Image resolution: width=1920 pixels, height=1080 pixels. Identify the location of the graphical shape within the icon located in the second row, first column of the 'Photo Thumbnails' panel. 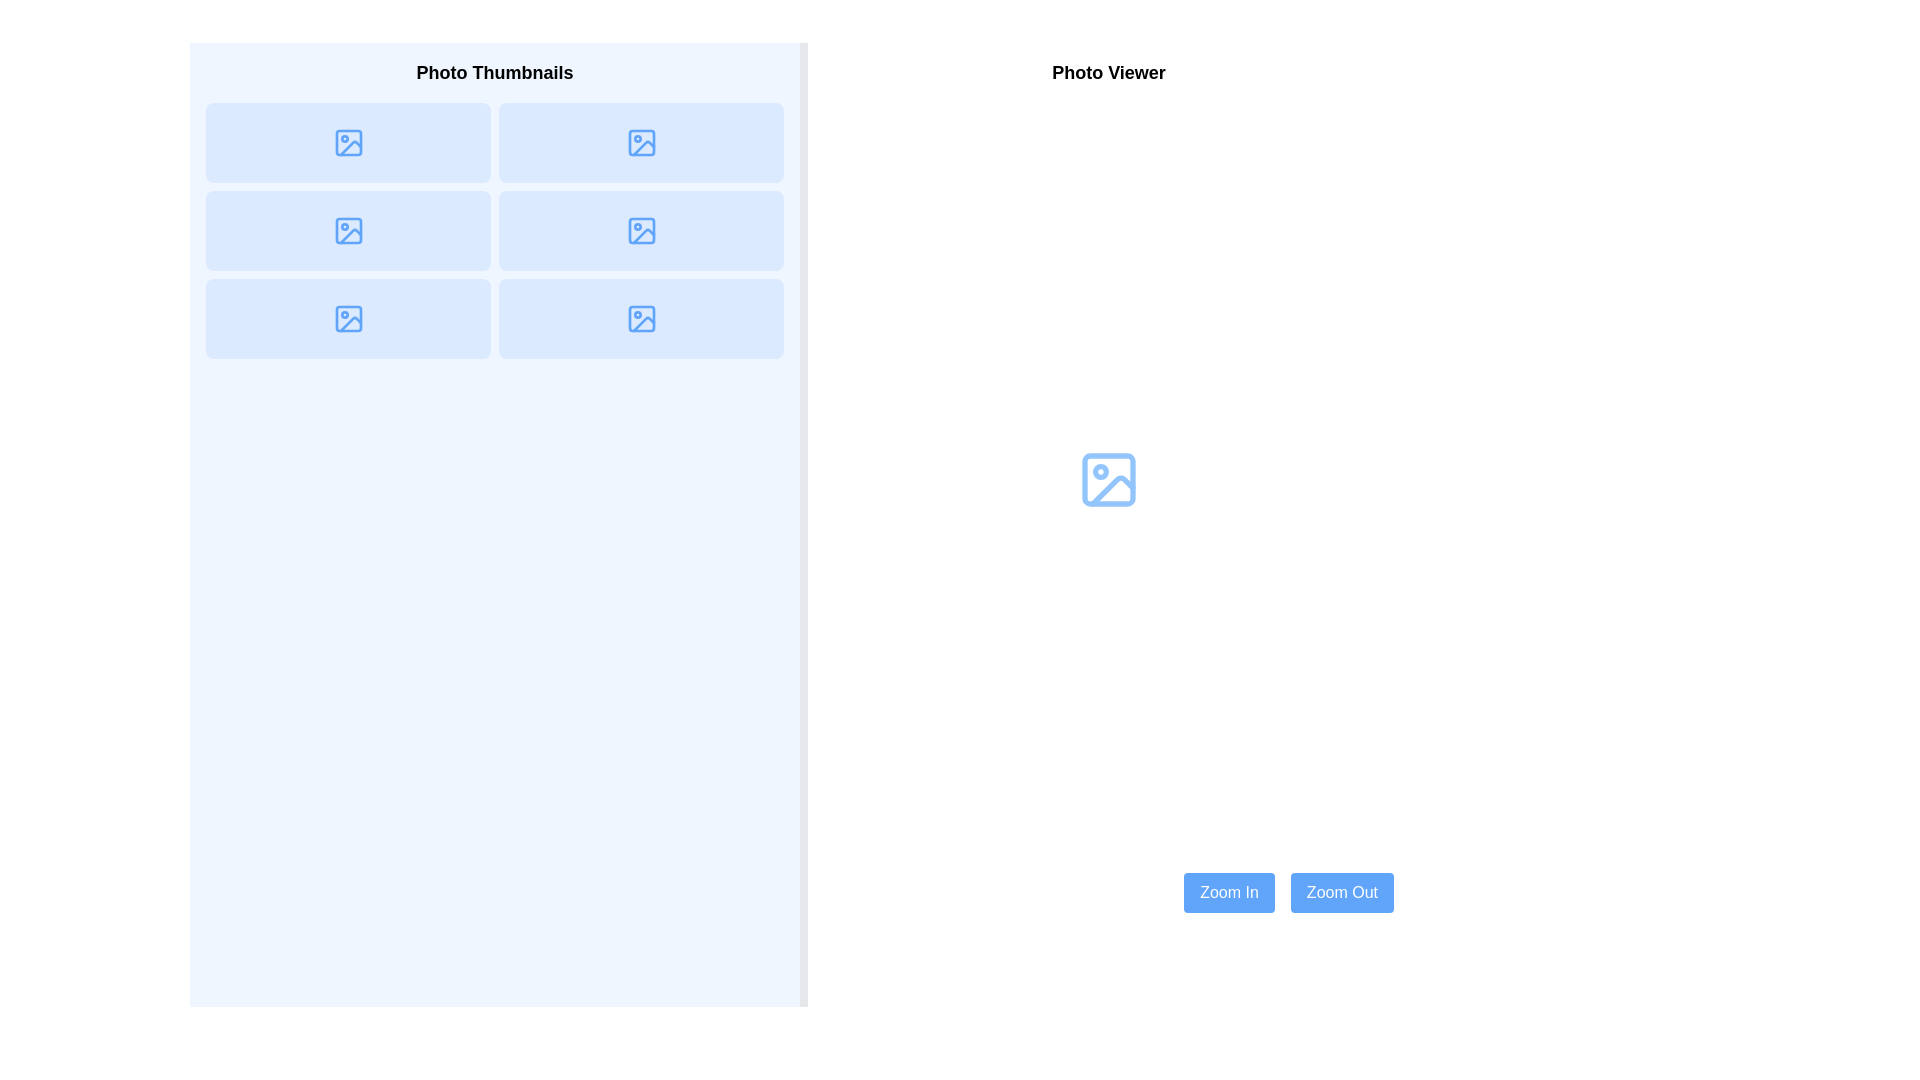
(348, 230).